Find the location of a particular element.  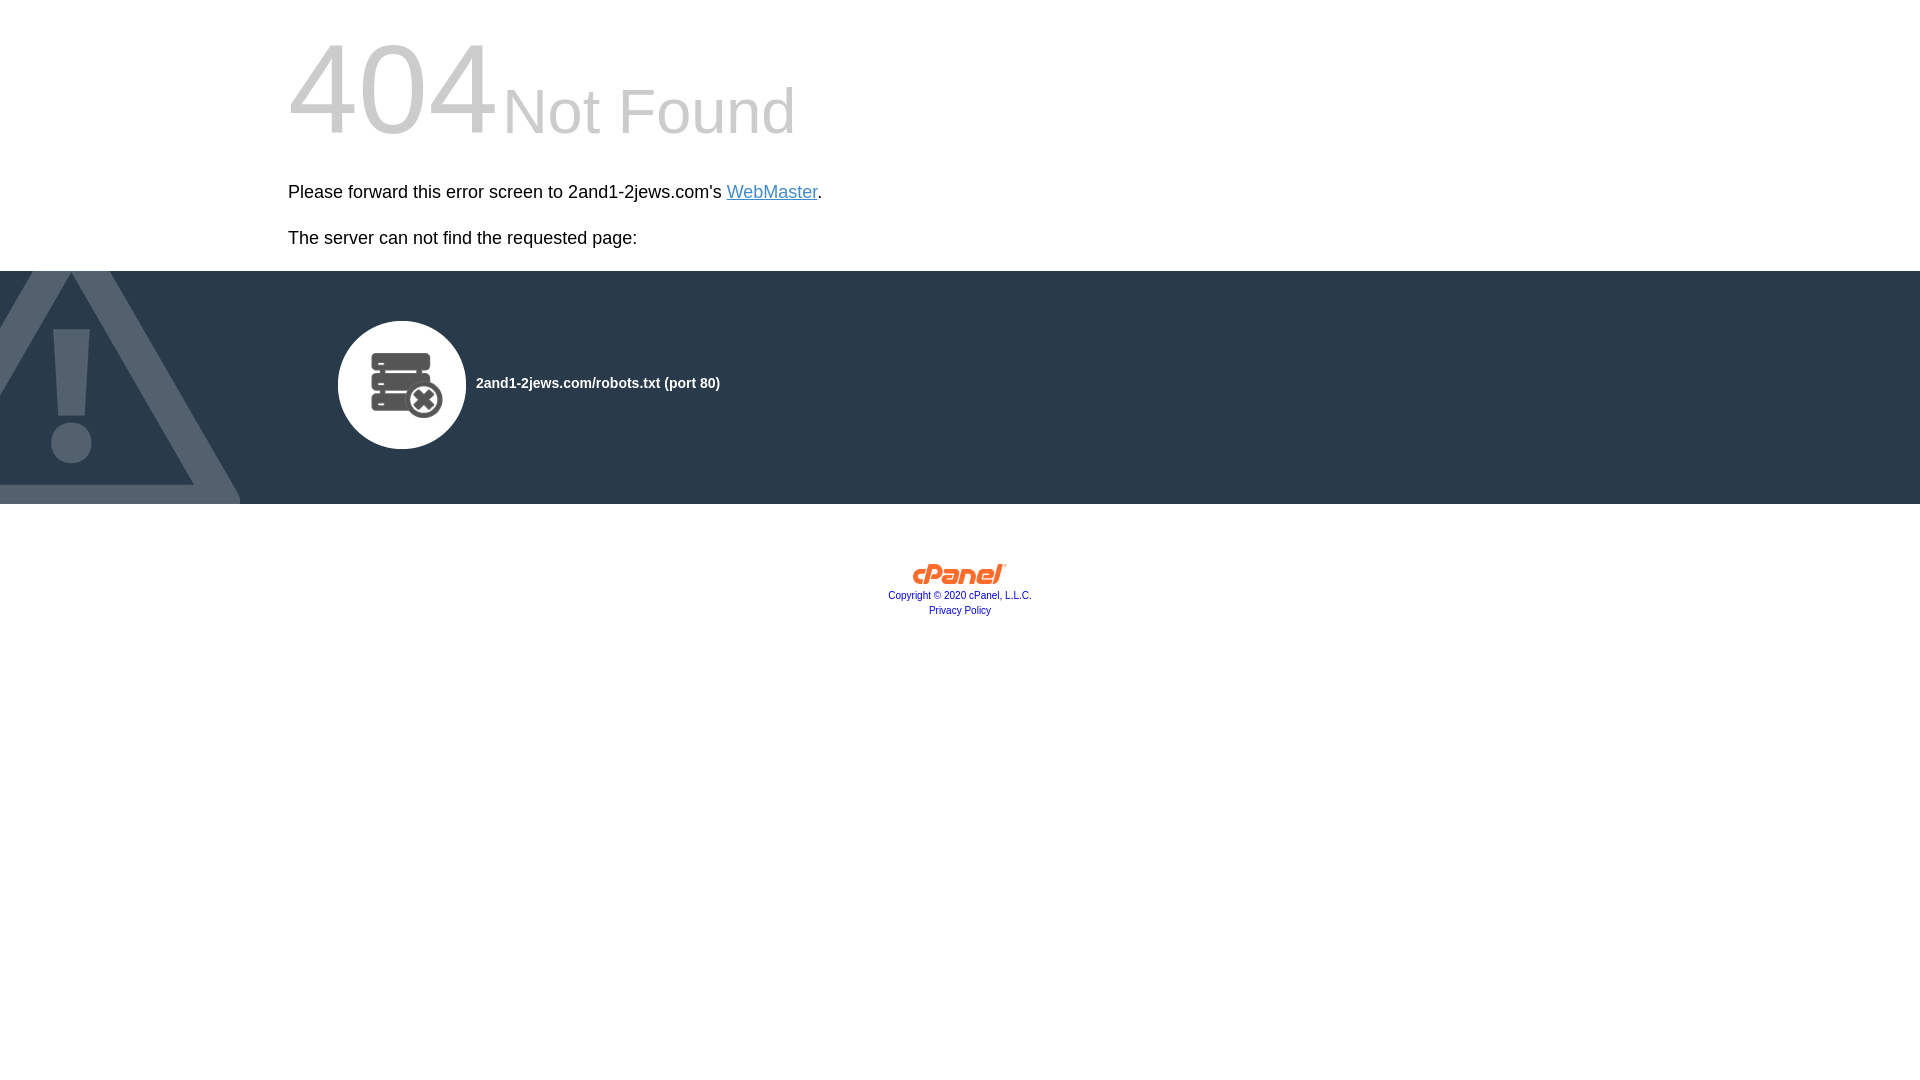

'WebMaster' is located at coordinates (771, 192).